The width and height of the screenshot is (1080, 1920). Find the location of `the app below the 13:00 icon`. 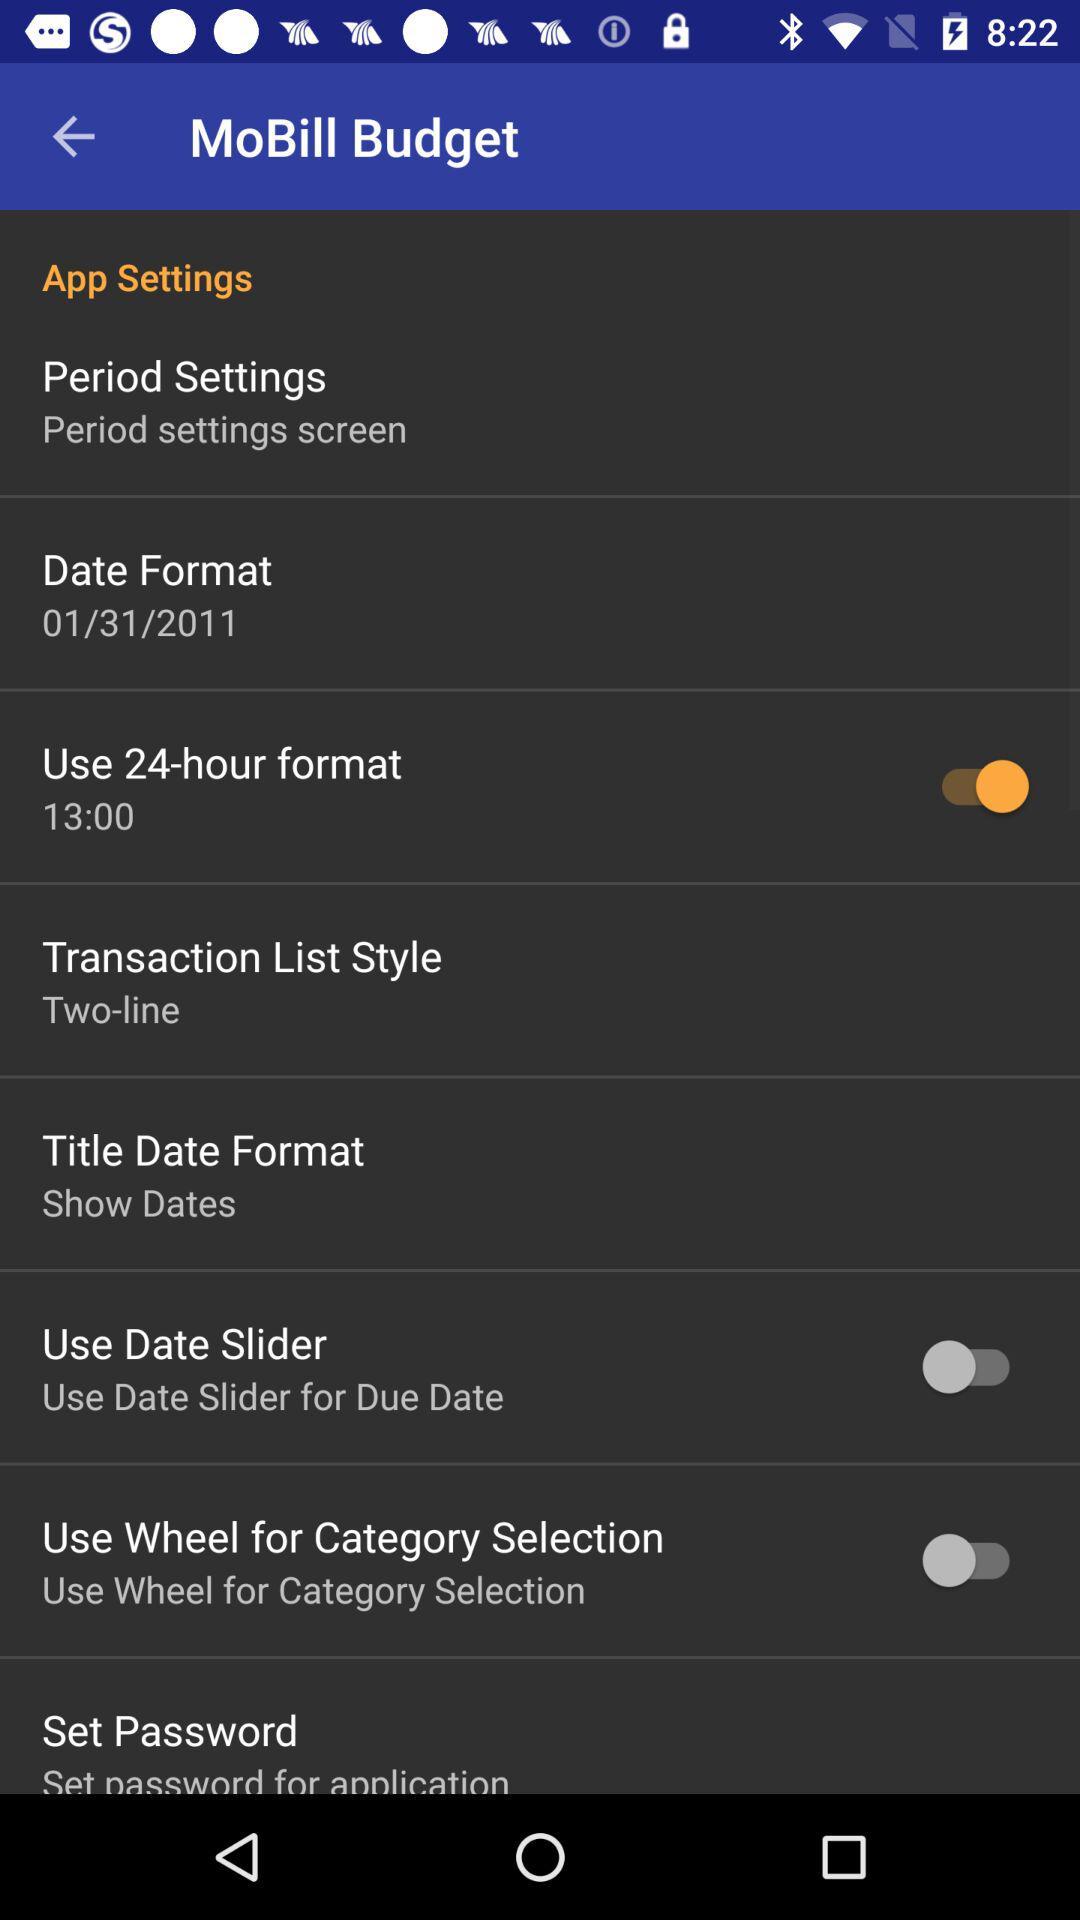

the app below the 13:00 icon is located at coordinates (241, 954).